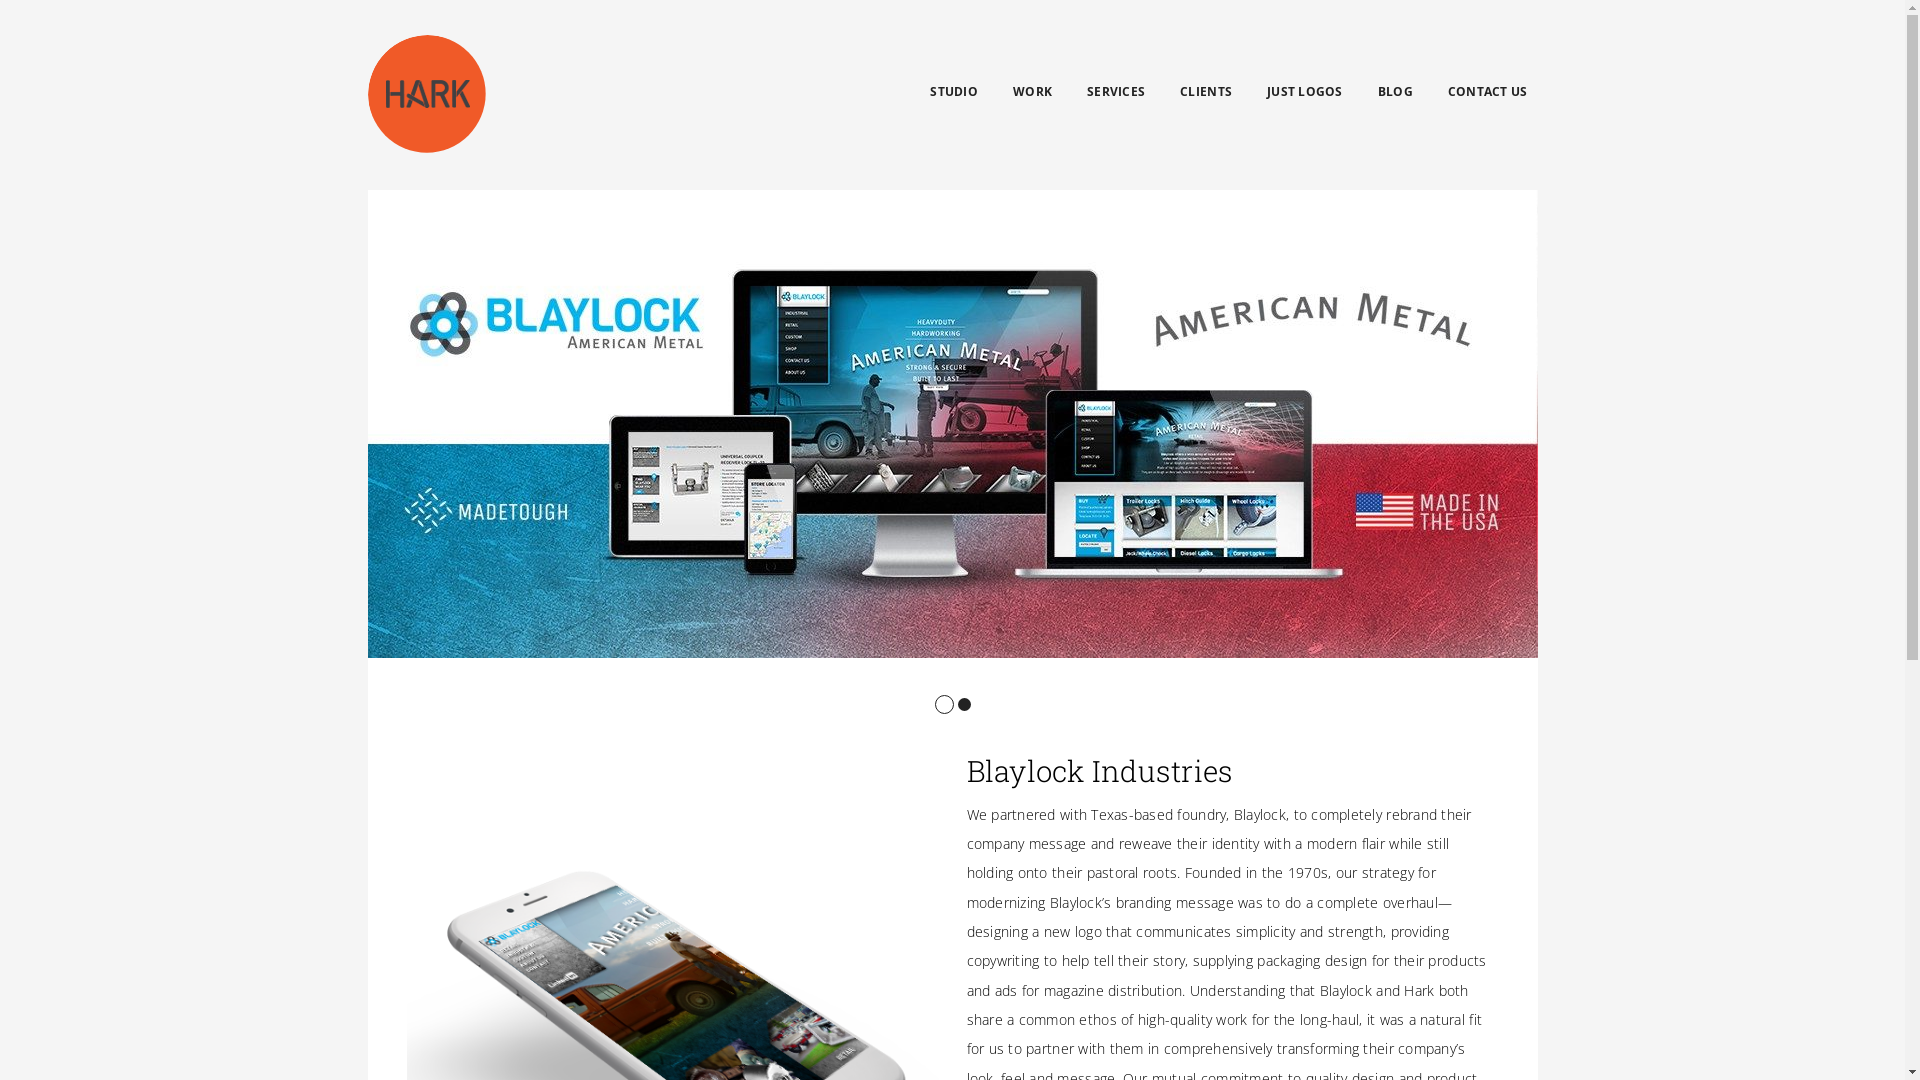 Image resolution: width=1920 pixels, height=1080 pixels. Describe the element at coordinates (1204, 92) in the screenshot. I see `'CLIENTS'` at that location.